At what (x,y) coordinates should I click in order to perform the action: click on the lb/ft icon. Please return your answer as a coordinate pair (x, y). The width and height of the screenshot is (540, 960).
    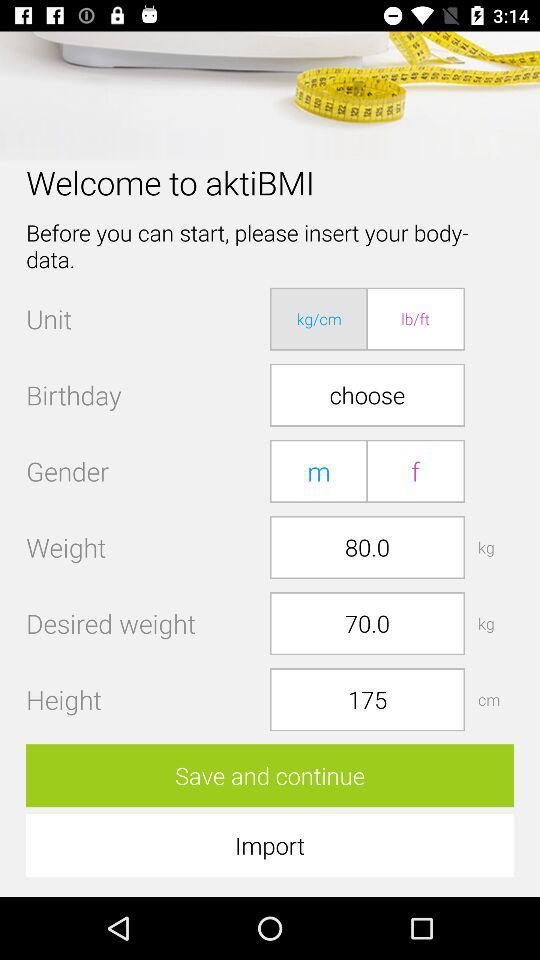
    Looking at the image, I should click on (414, 319).